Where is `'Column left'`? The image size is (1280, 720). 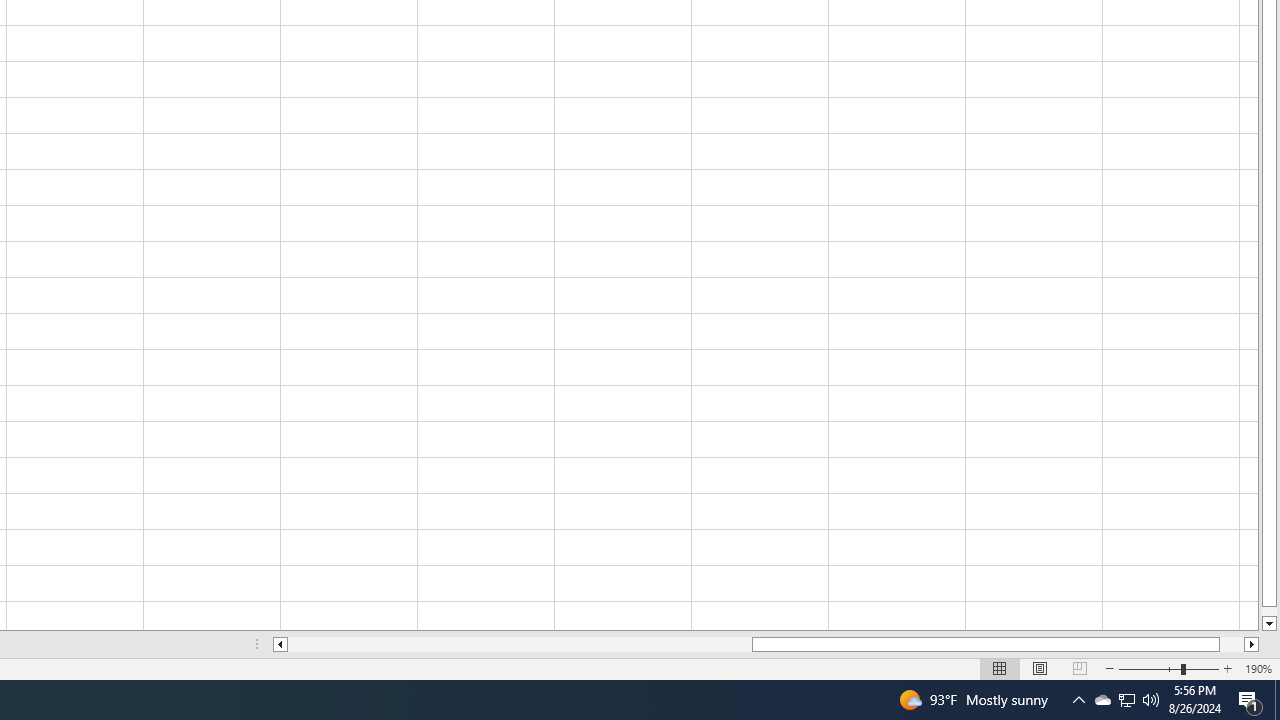 'Column left' is located at coordinates (278, 644).